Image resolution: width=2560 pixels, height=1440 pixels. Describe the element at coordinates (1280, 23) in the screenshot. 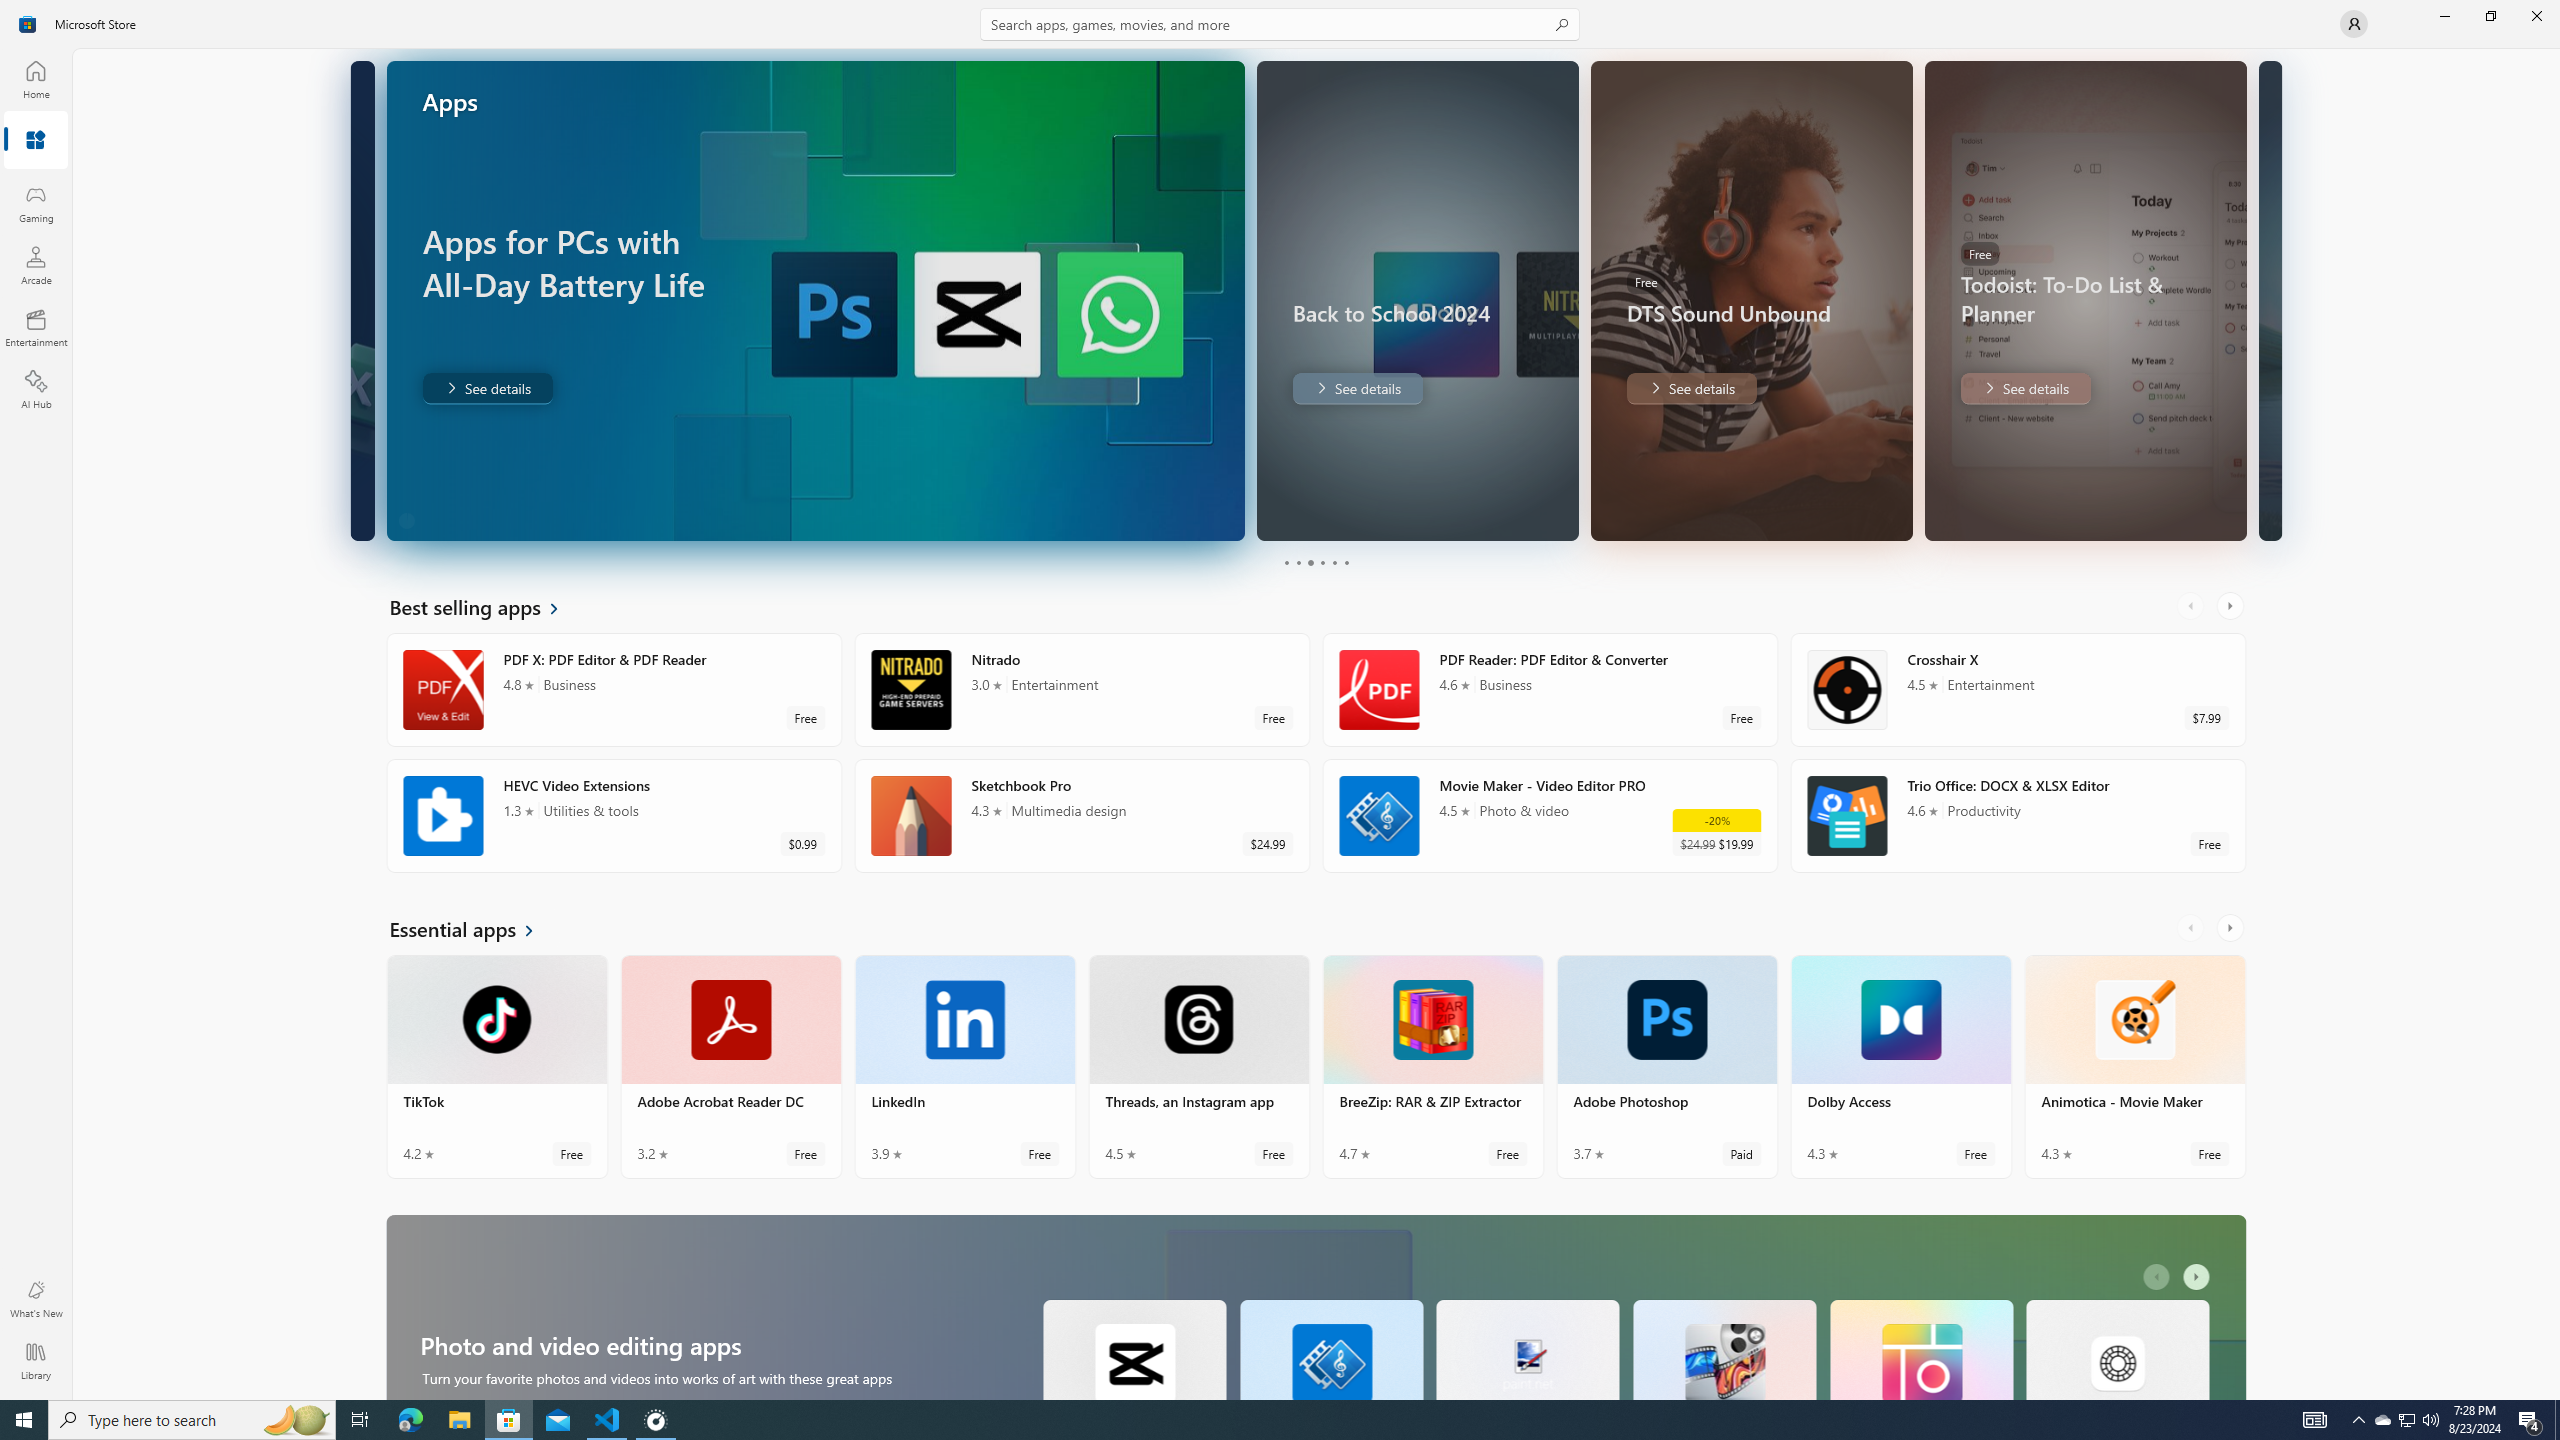

I see `'Search'` at that location.